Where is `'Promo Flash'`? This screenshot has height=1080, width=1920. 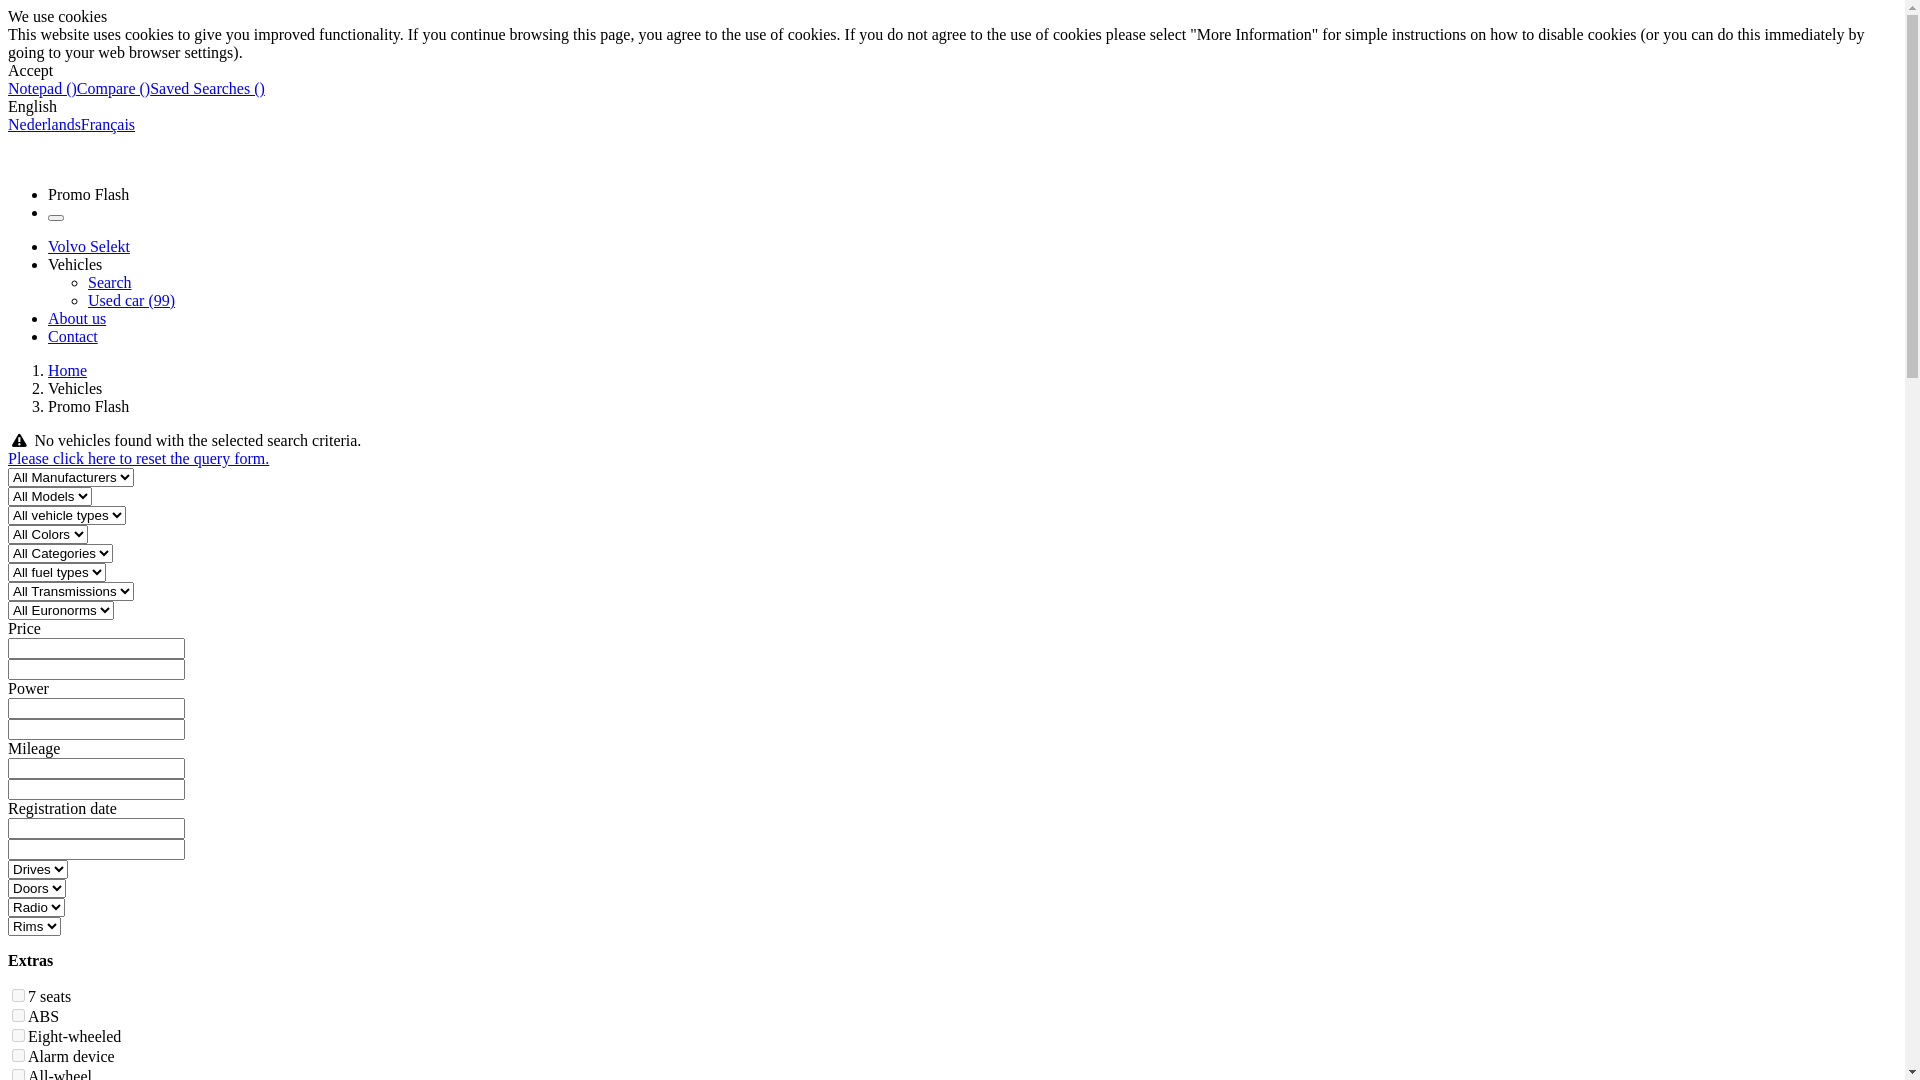
'Promo Flash' is located at coordinates (87, 194).